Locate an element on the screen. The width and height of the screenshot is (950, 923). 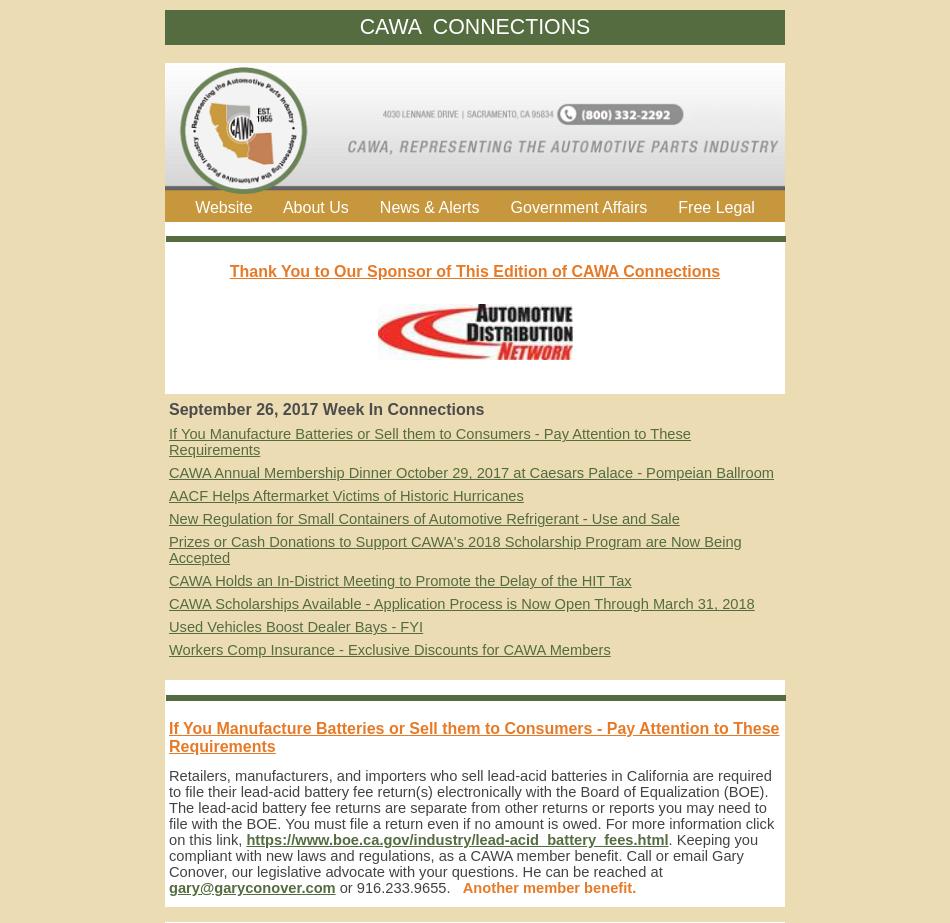
'September 26, 2017 Week In Connections' is located at coordinates (325, 409).